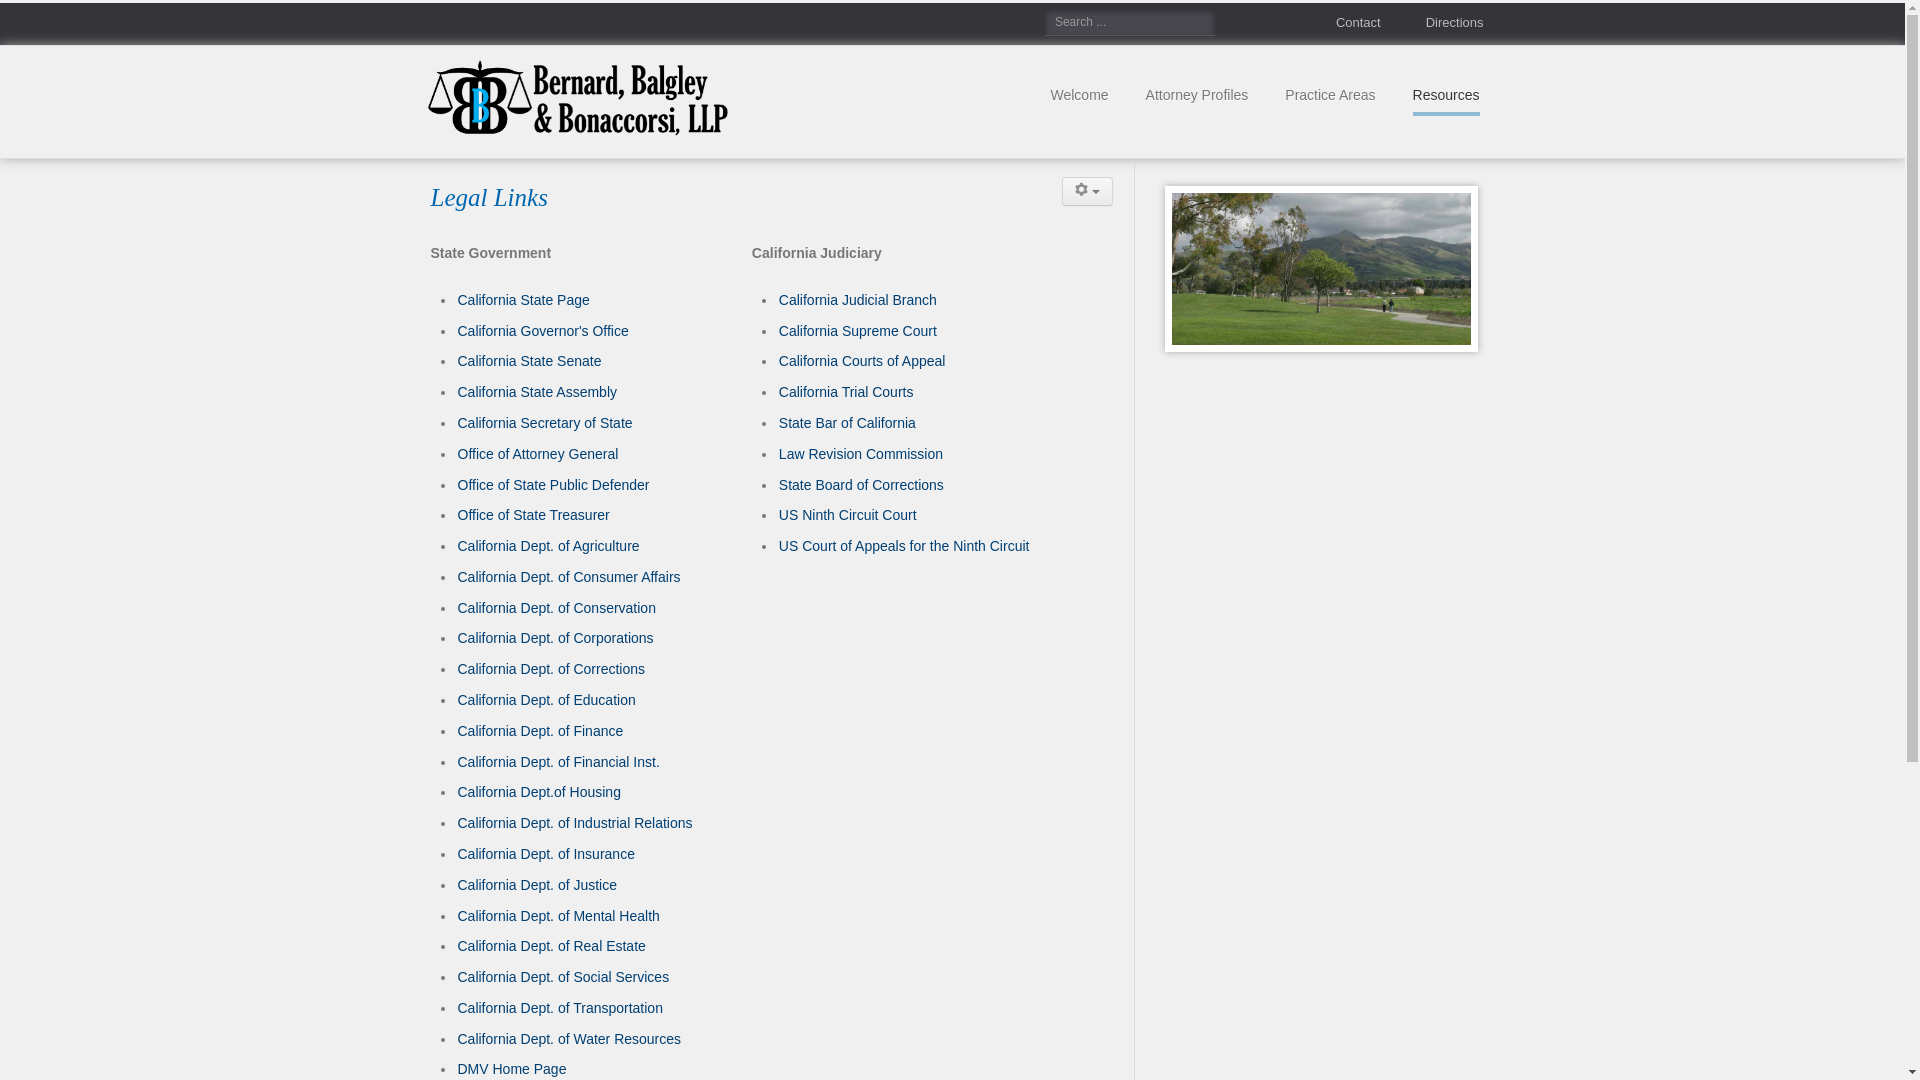  I want to click on 'Contact', so click(1339, 22).